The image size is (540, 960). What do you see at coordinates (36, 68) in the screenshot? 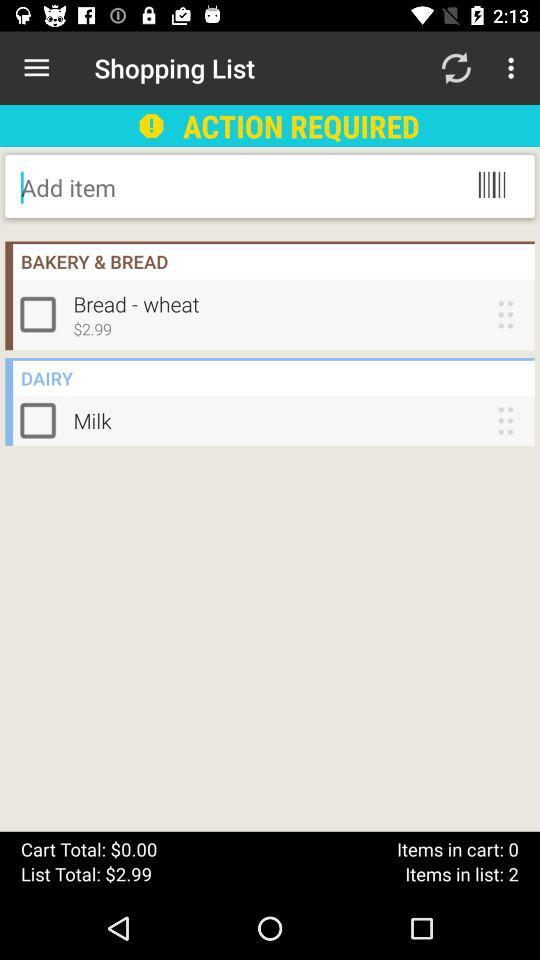
I see `the item next to the shopping list` at bounding box center [36, 68].